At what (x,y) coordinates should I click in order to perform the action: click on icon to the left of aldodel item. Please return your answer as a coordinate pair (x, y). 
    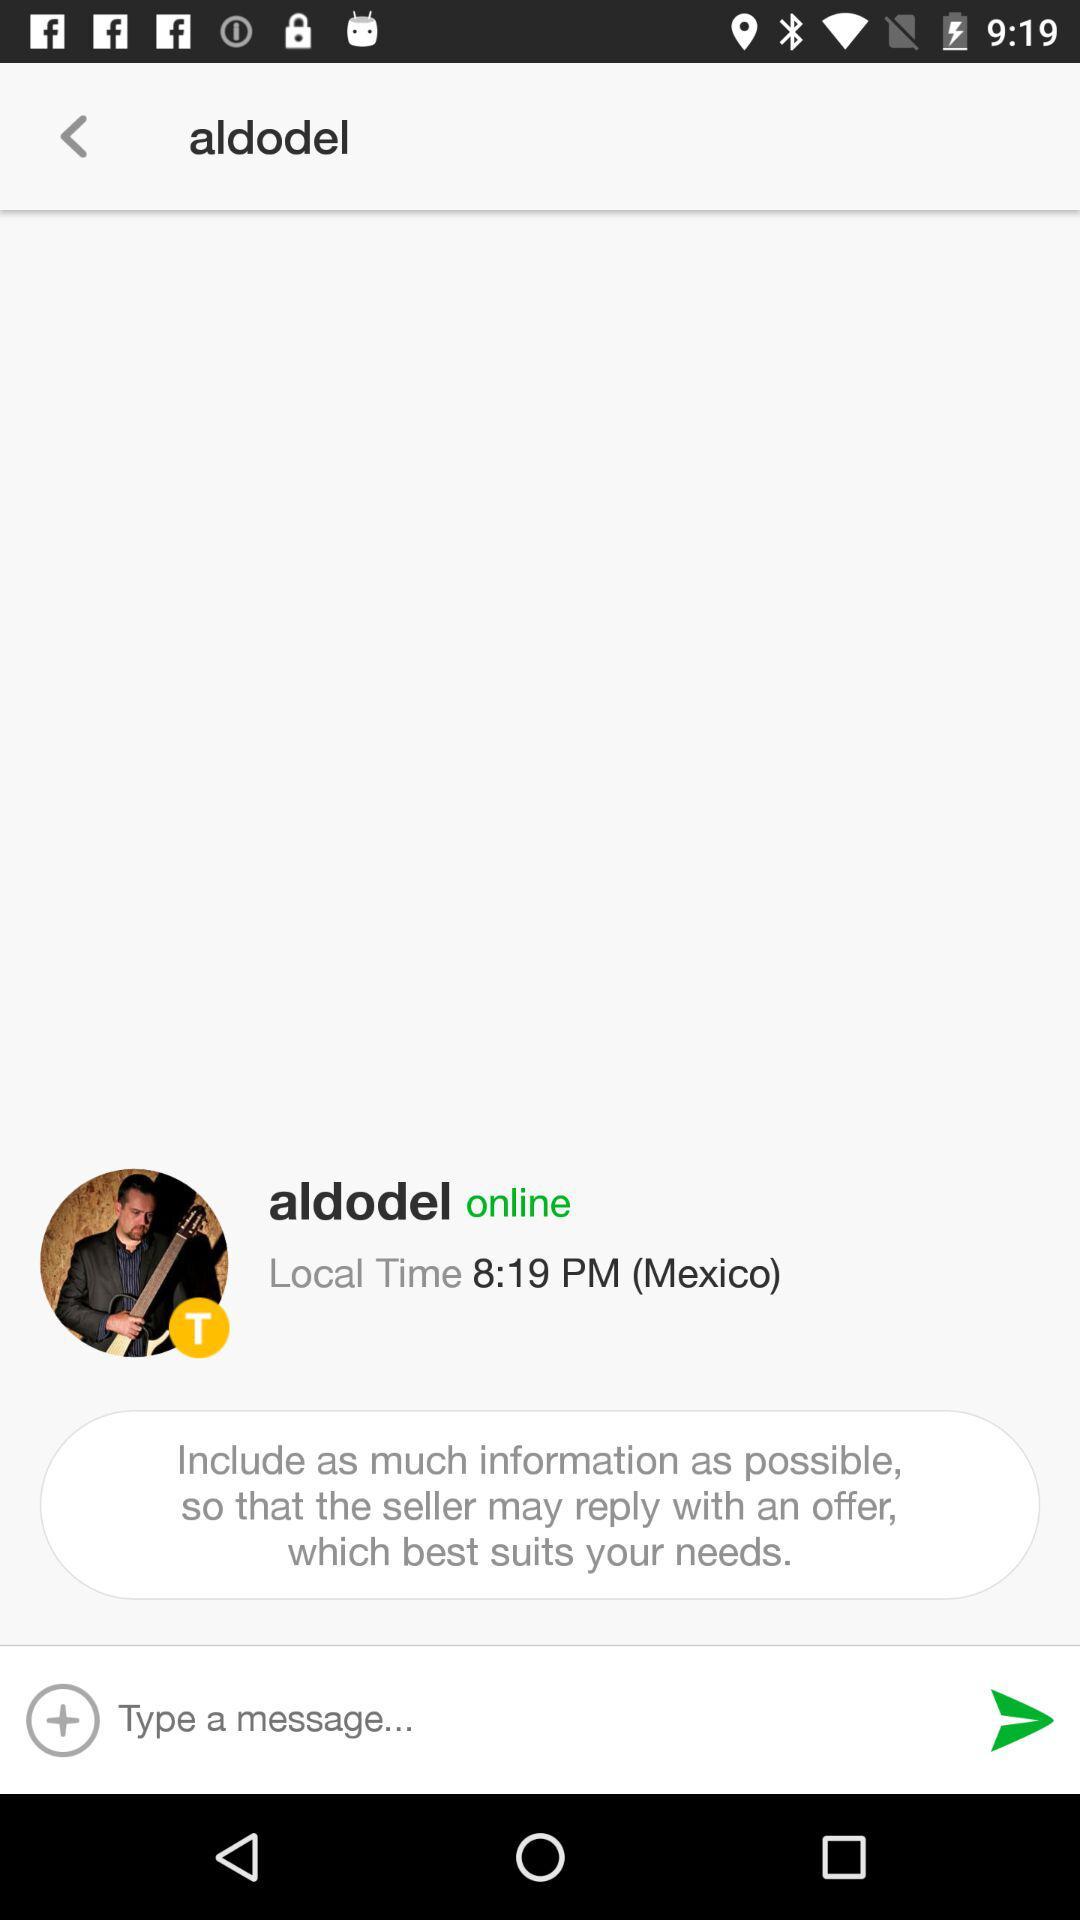
    Looking at the image, I should click on (72, 135).